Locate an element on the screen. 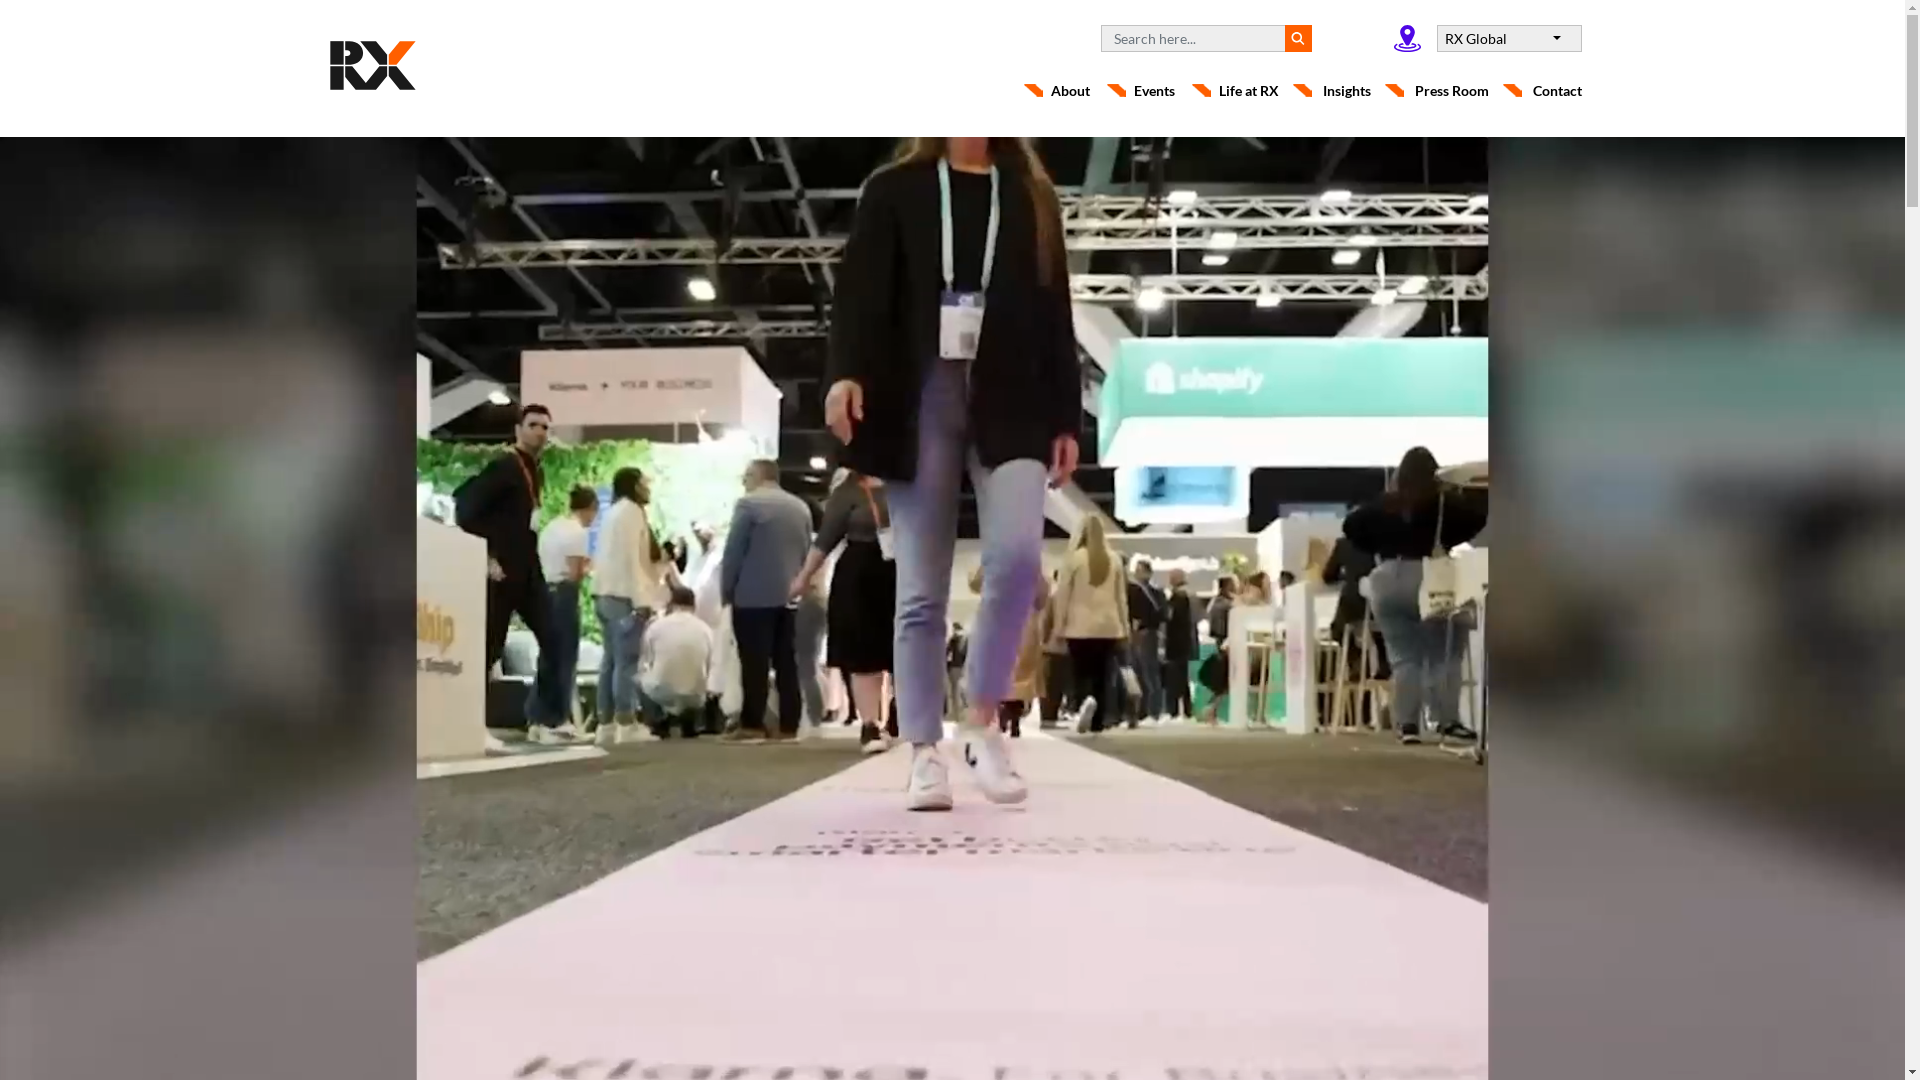 Image resolution: width=1920 pixels, height=1080 pixels. 'RX Global' is located at coordinates (1434, 38).